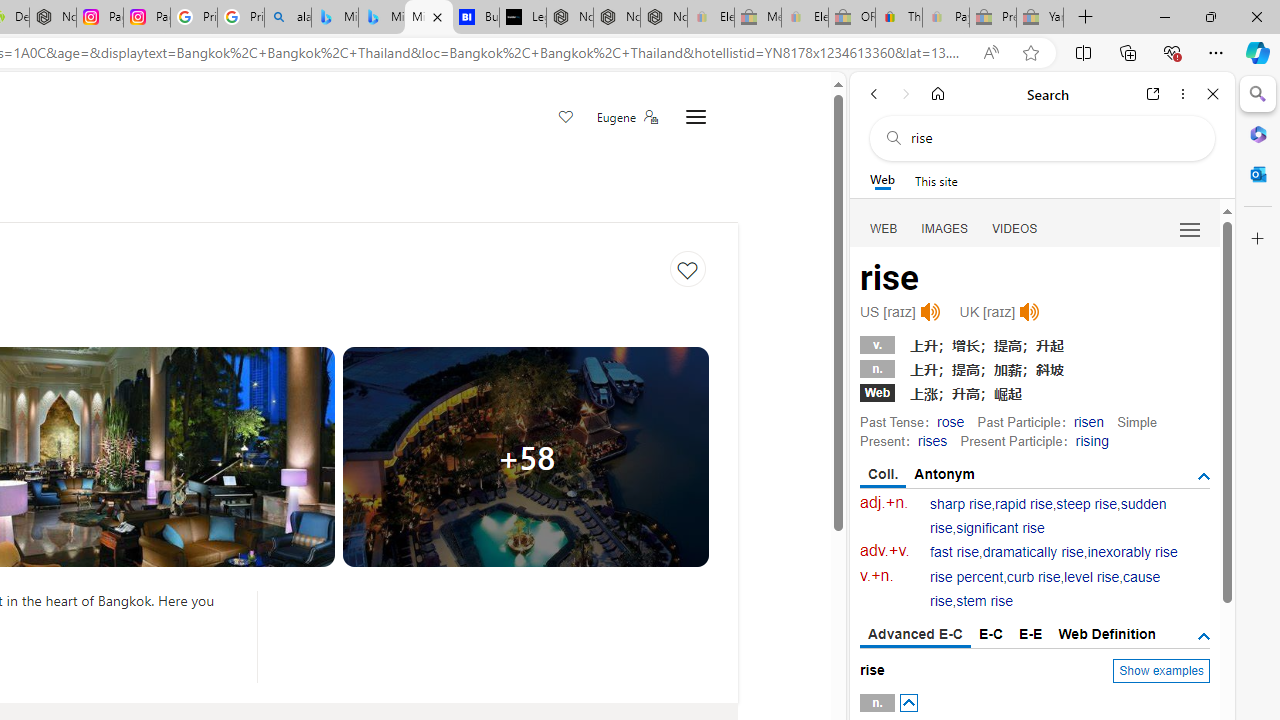 This screenshot has height=720, width=1280. What do you see at coordinates (1000, 527) in the screenshot?
I see `'significant rise'` at bounding box center [1000, 527].